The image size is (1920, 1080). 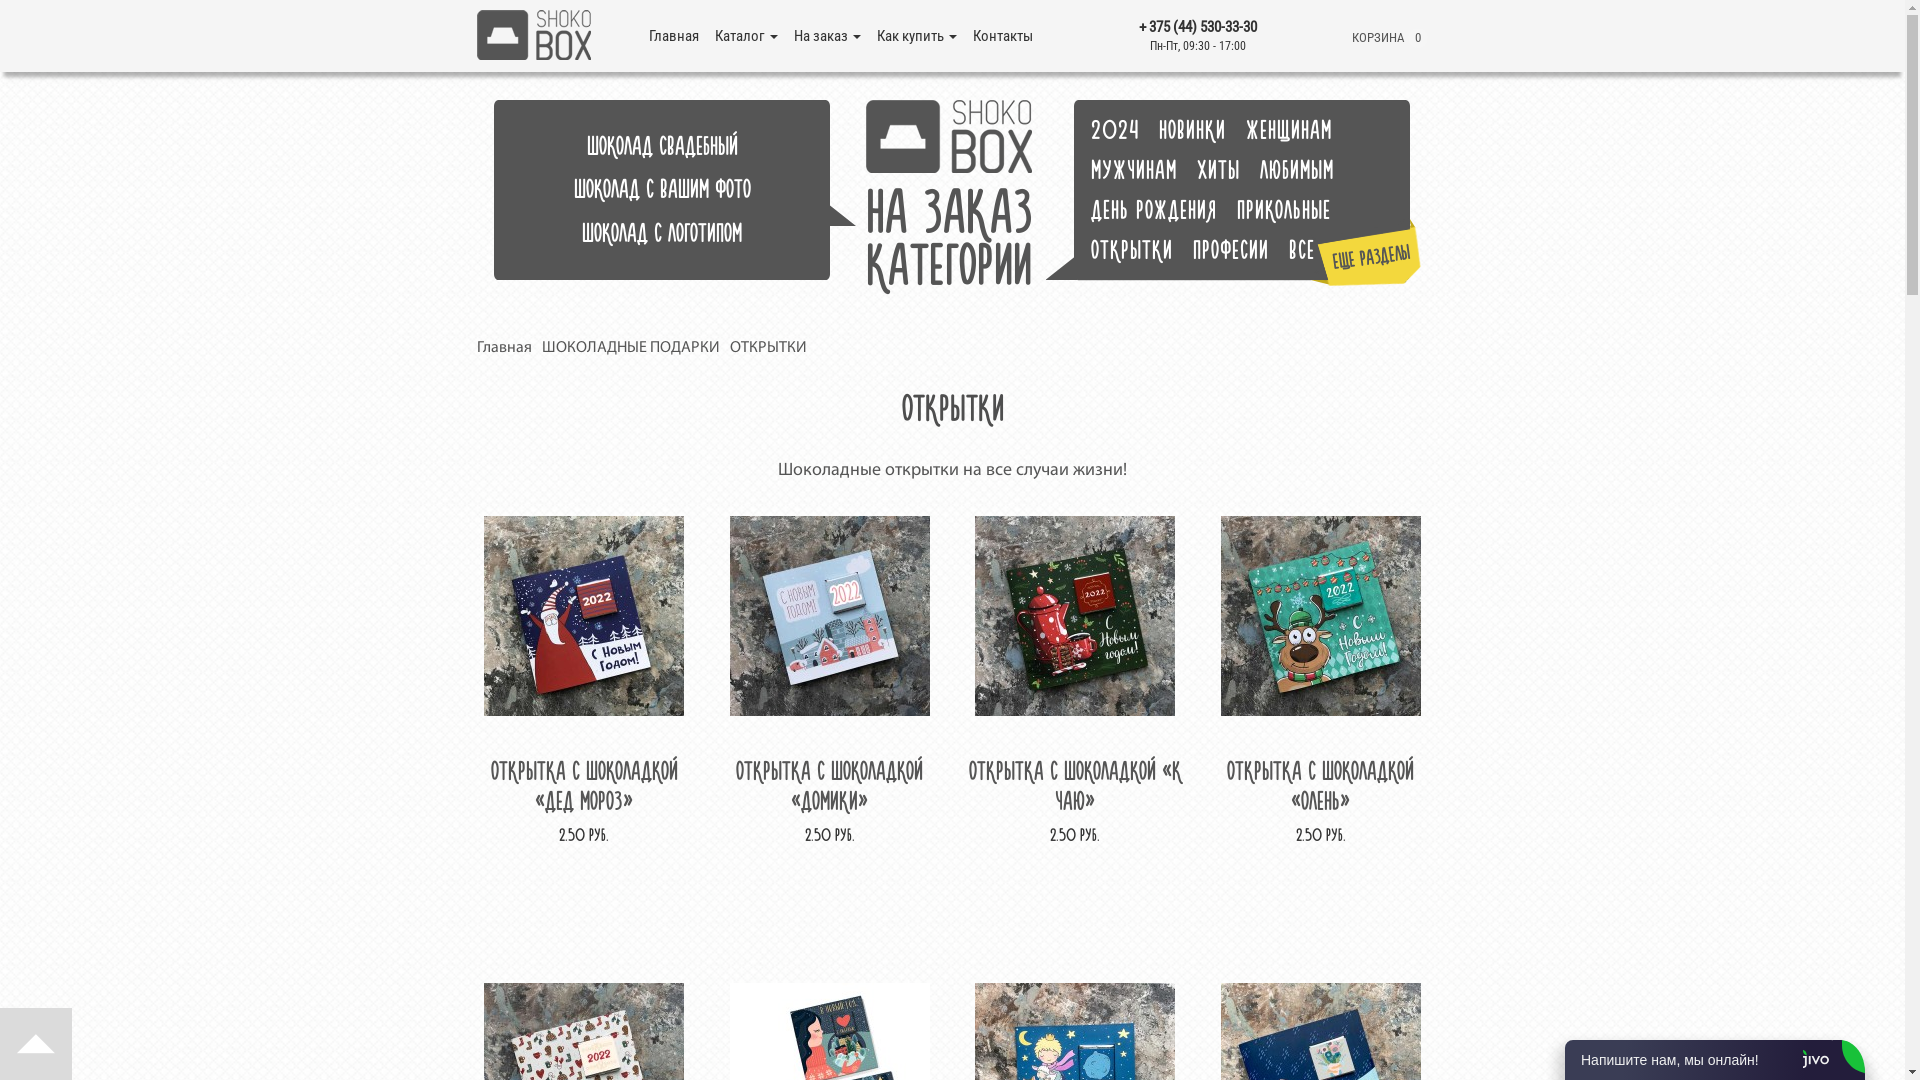 What do you see at coordinates (1123, 130) in the screenshot?
I see `'2024'` at bounding box center [1123, 130].